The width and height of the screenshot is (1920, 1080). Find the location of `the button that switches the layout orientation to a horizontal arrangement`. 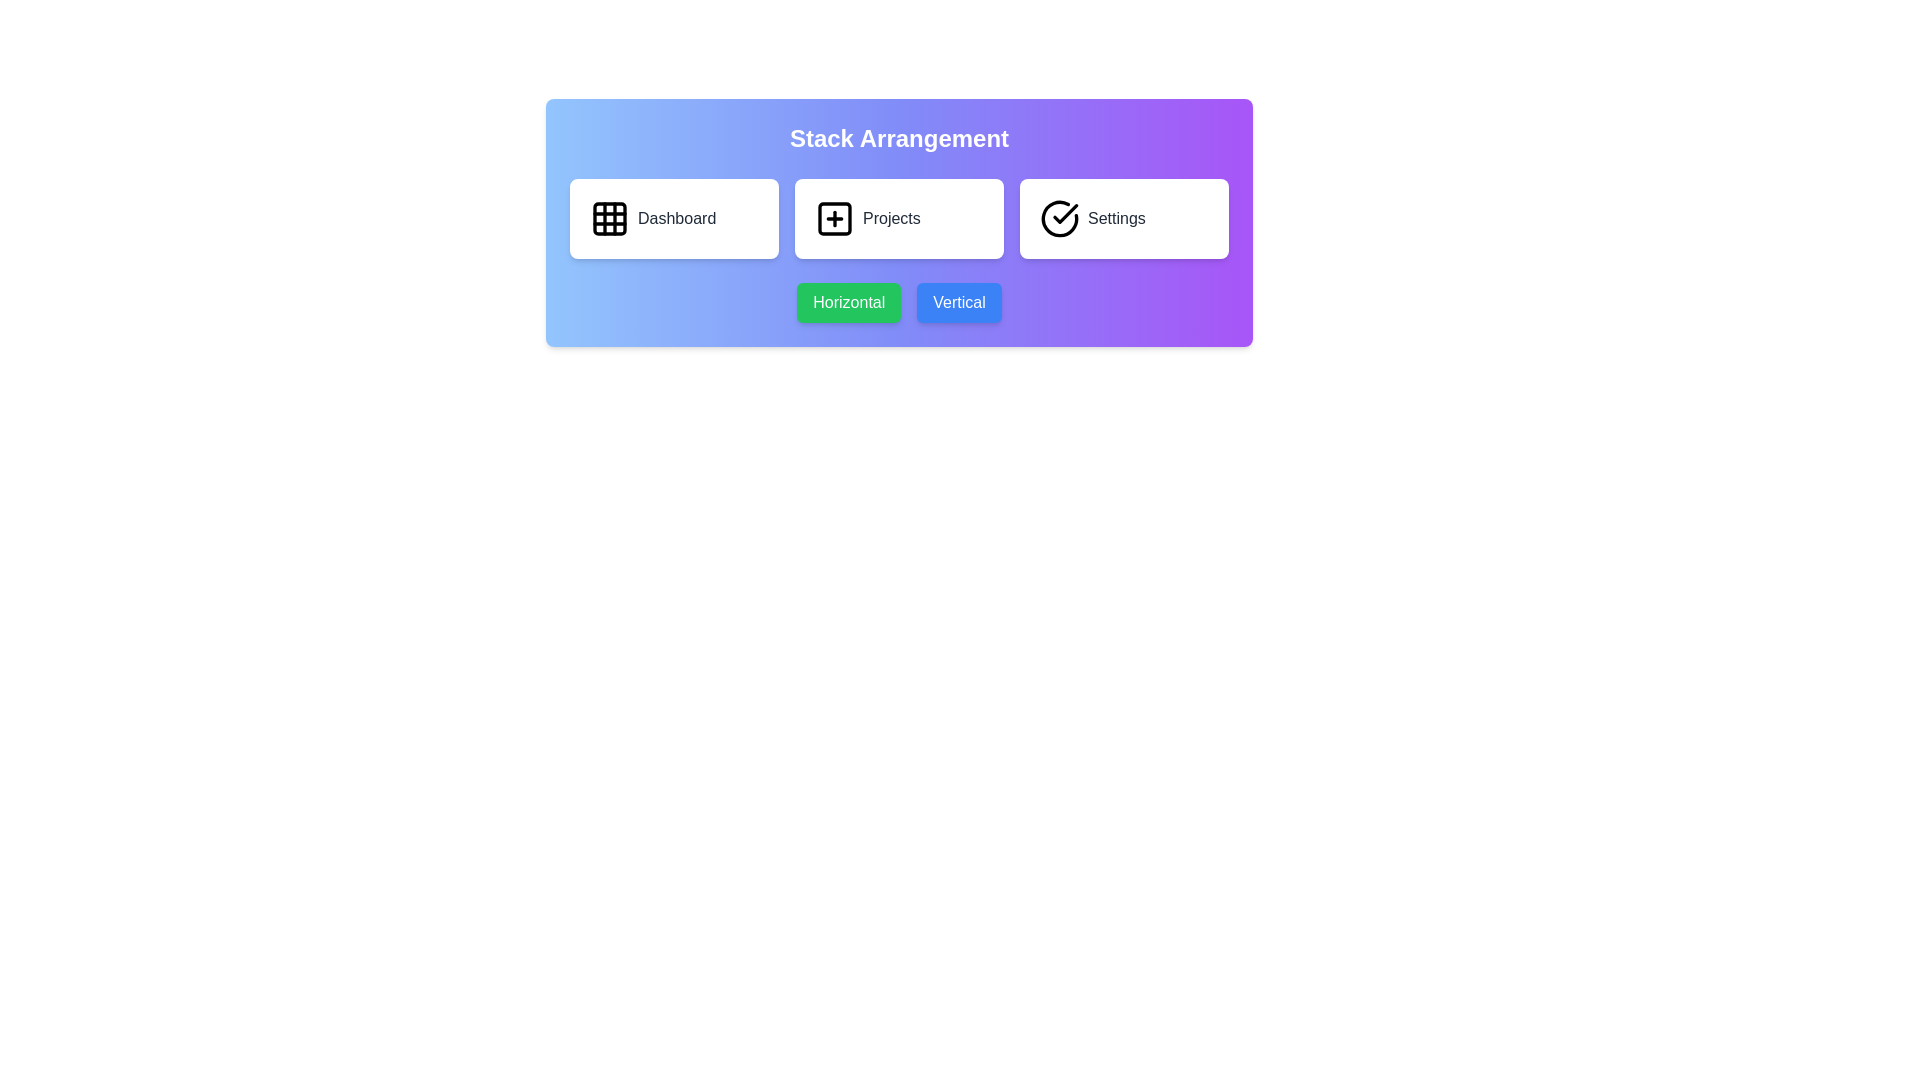

the button that switches the layout orientation to a horizontal arrangement is located at coordinates (849, 303).